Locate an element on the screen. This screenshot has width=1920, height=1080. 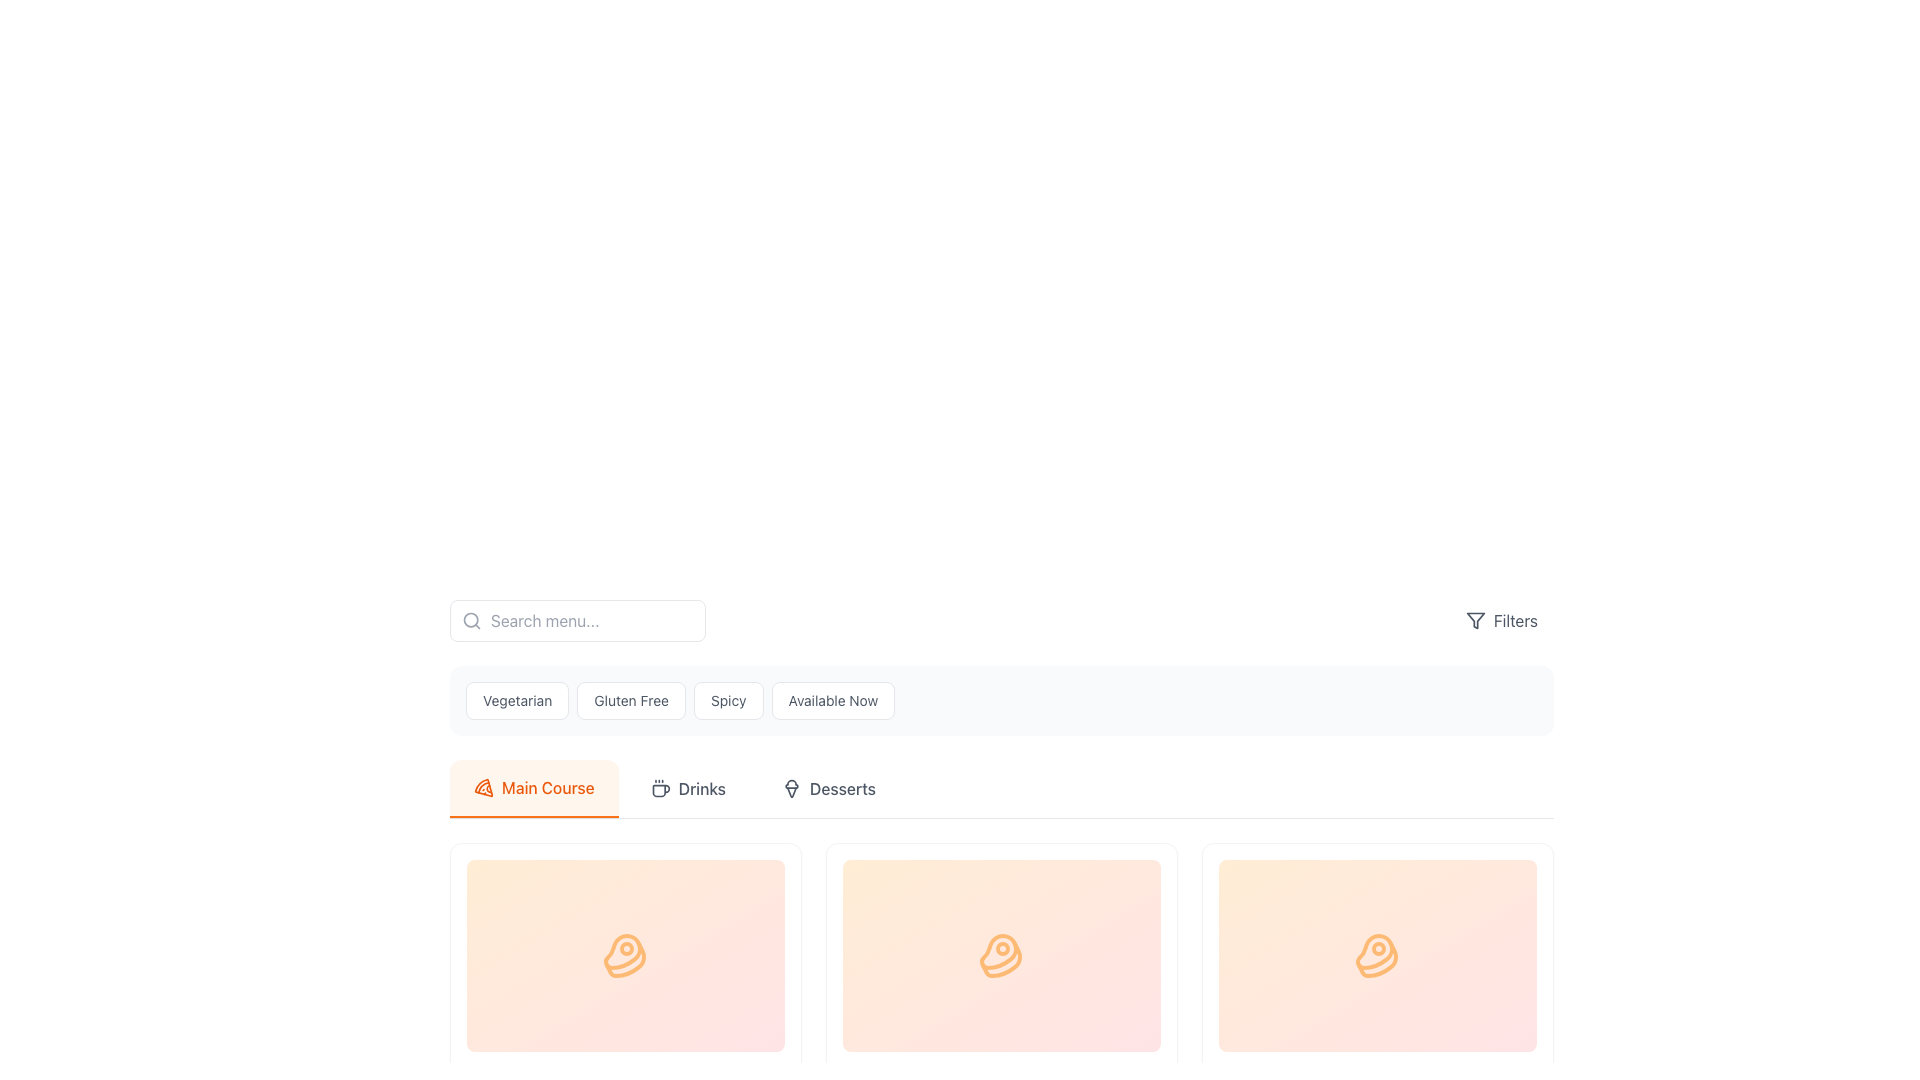
the orange-colored pizza slice icon that is the leftmost icon in the 'Main Course' tab bar, positioned immediately to the left of the 'Main Course' text label is located at coordinates (484, 786).